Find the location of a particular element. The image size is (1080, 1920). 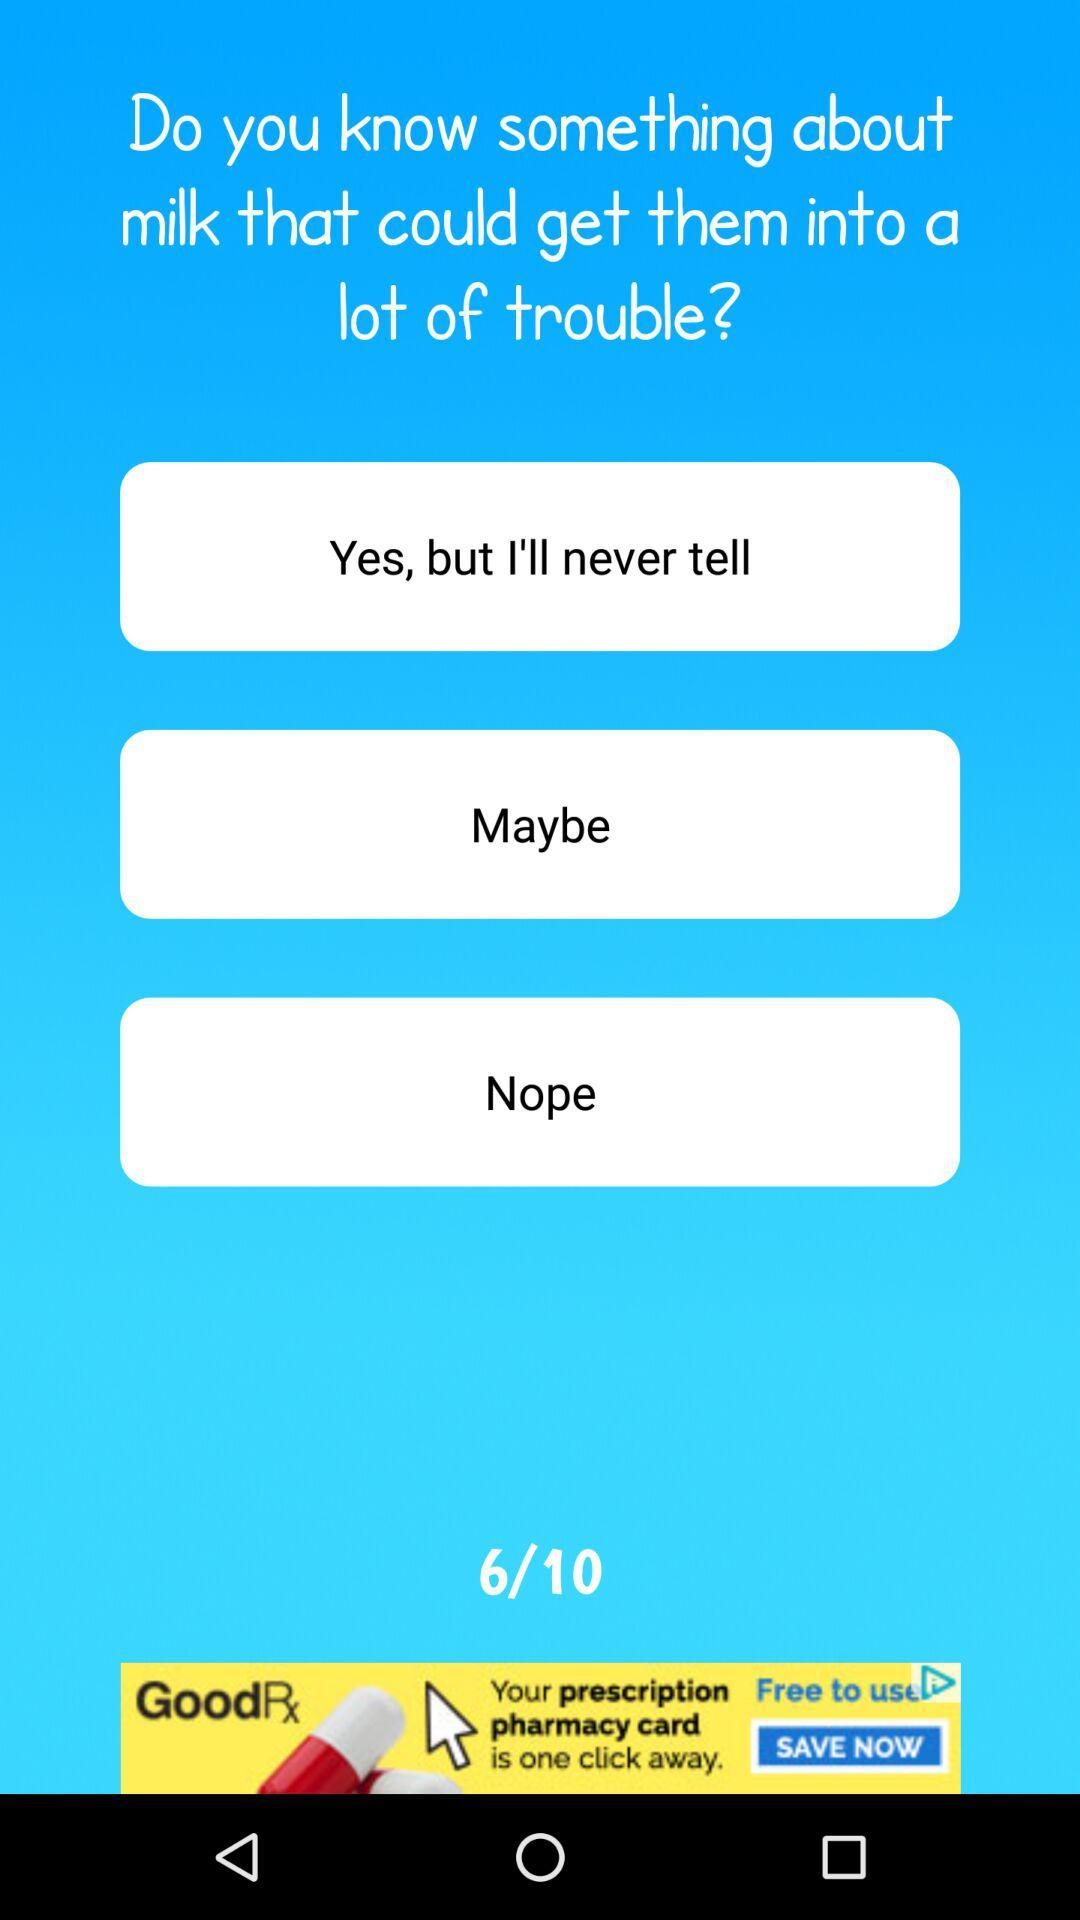

answer nope is located at coordinates (540, 1090).